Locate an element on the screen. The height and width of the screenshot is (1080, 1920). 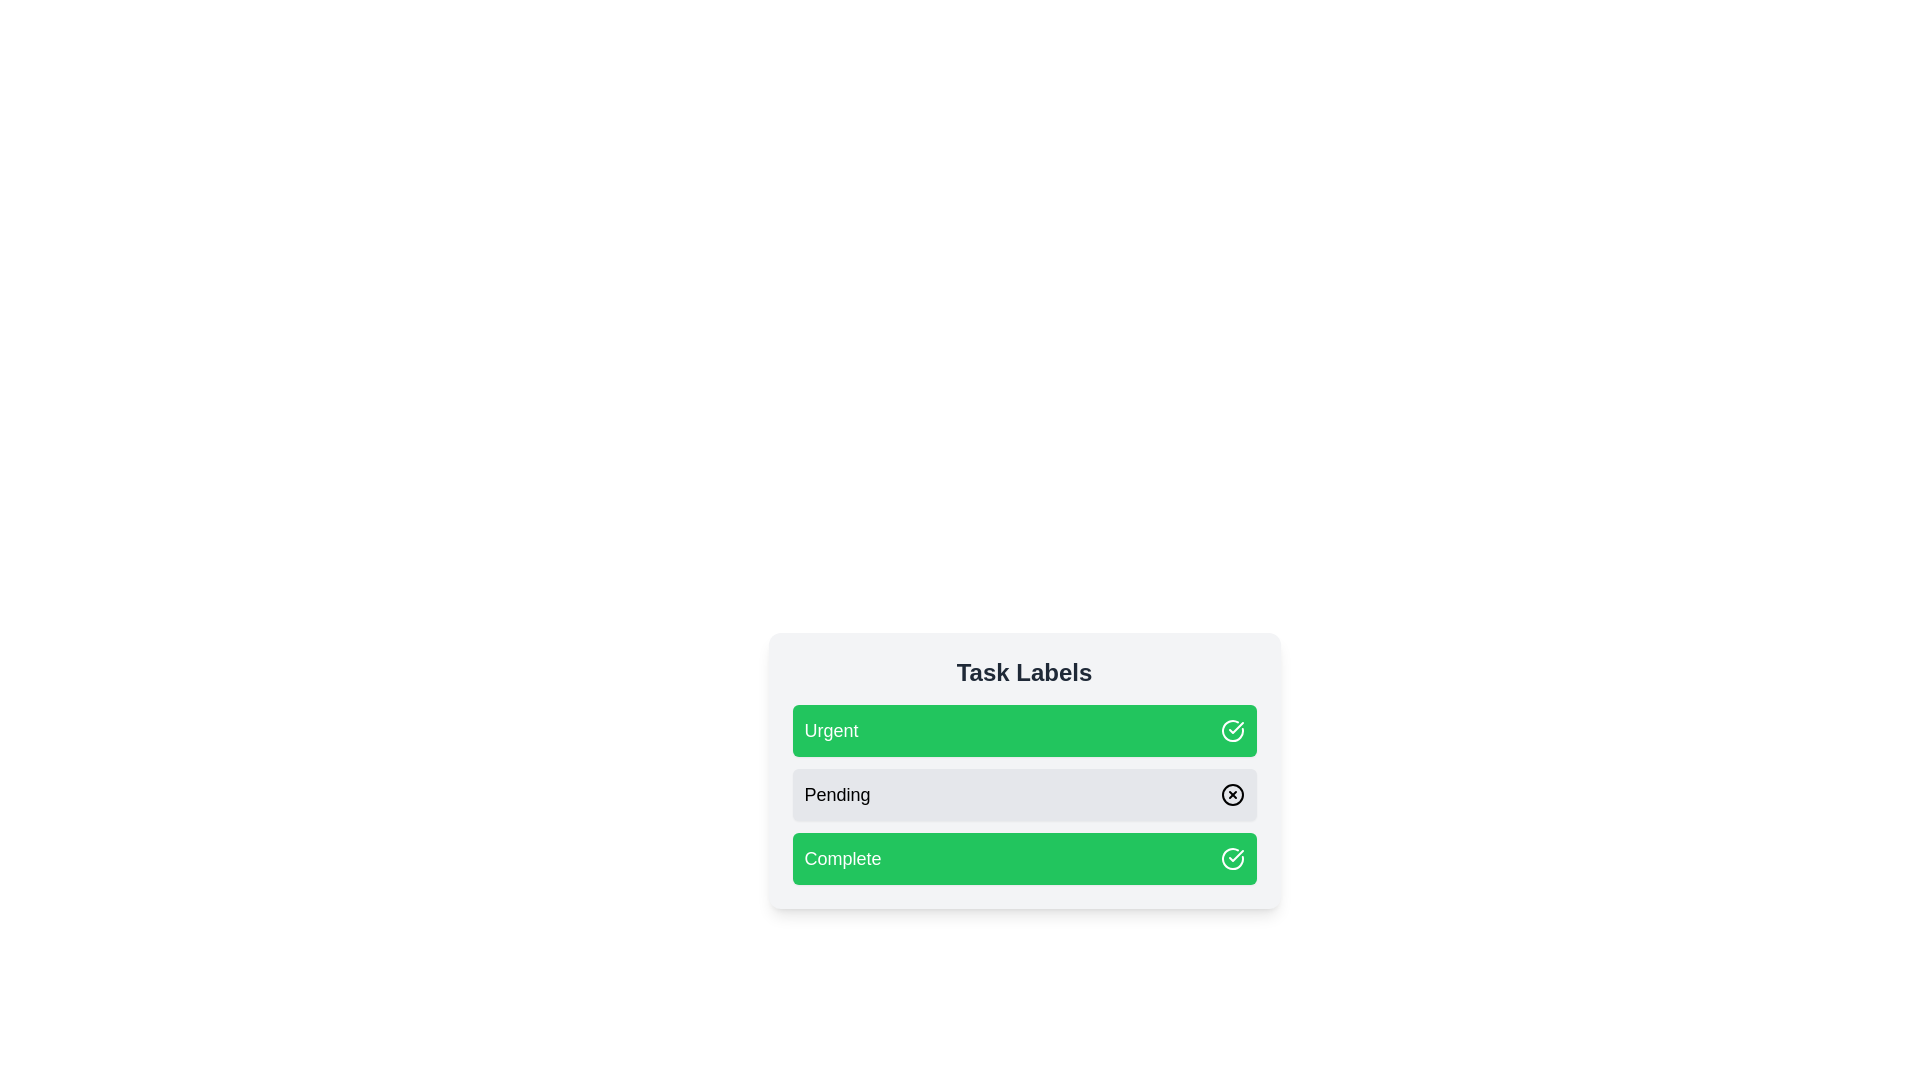
the label Pending to observe the hover effect is located at coordinates (1024, 793).